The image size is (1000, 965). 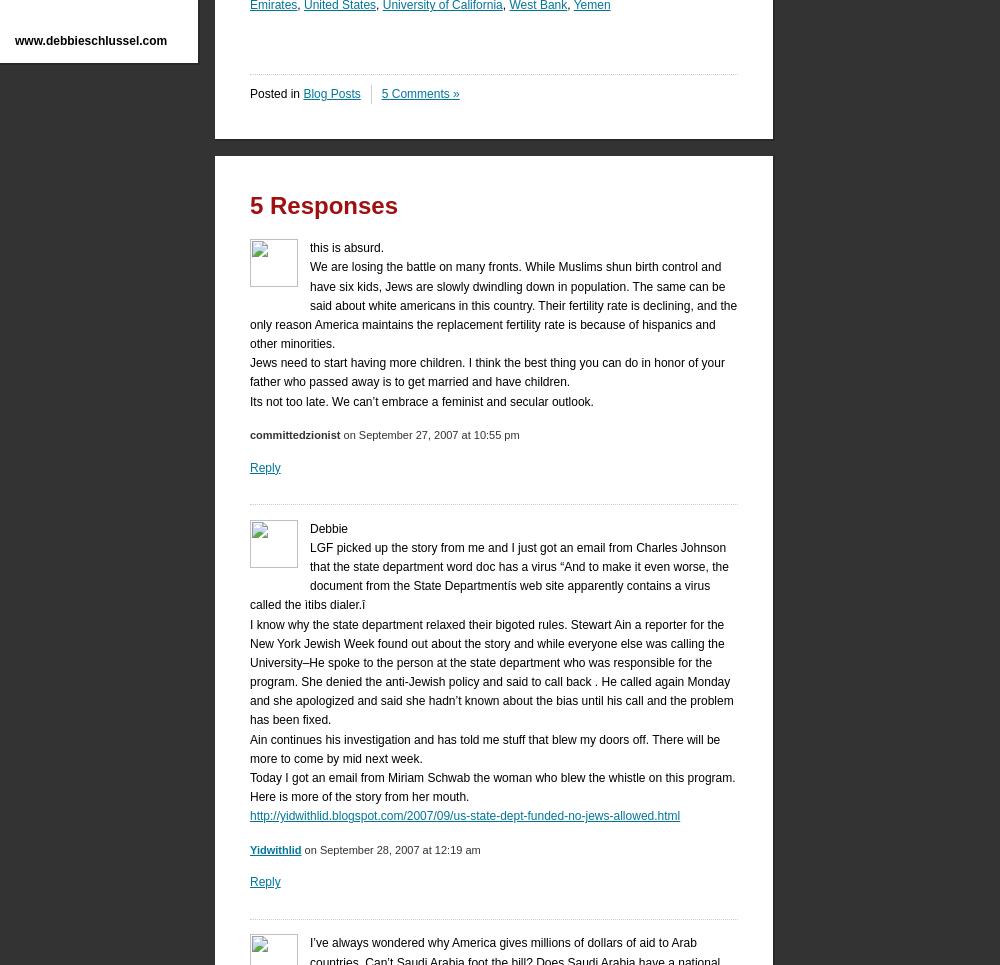 What do you see at coordinates (490, 671) in the screenshot?
I see `'I know why the state department relaxed their bigoted rules. Stewart Ain a reporter for the New York Jewish Week found out about the story and while everyone else was calling the University–He spoke to the person at the state department who was responsible for the program. She denied the anti-Jewish policy and said to call back . He called again Monday and she apologized and said she hadn’t known about the bias until his call and the problem has been fixed.'` at bounding box center [490, 671].